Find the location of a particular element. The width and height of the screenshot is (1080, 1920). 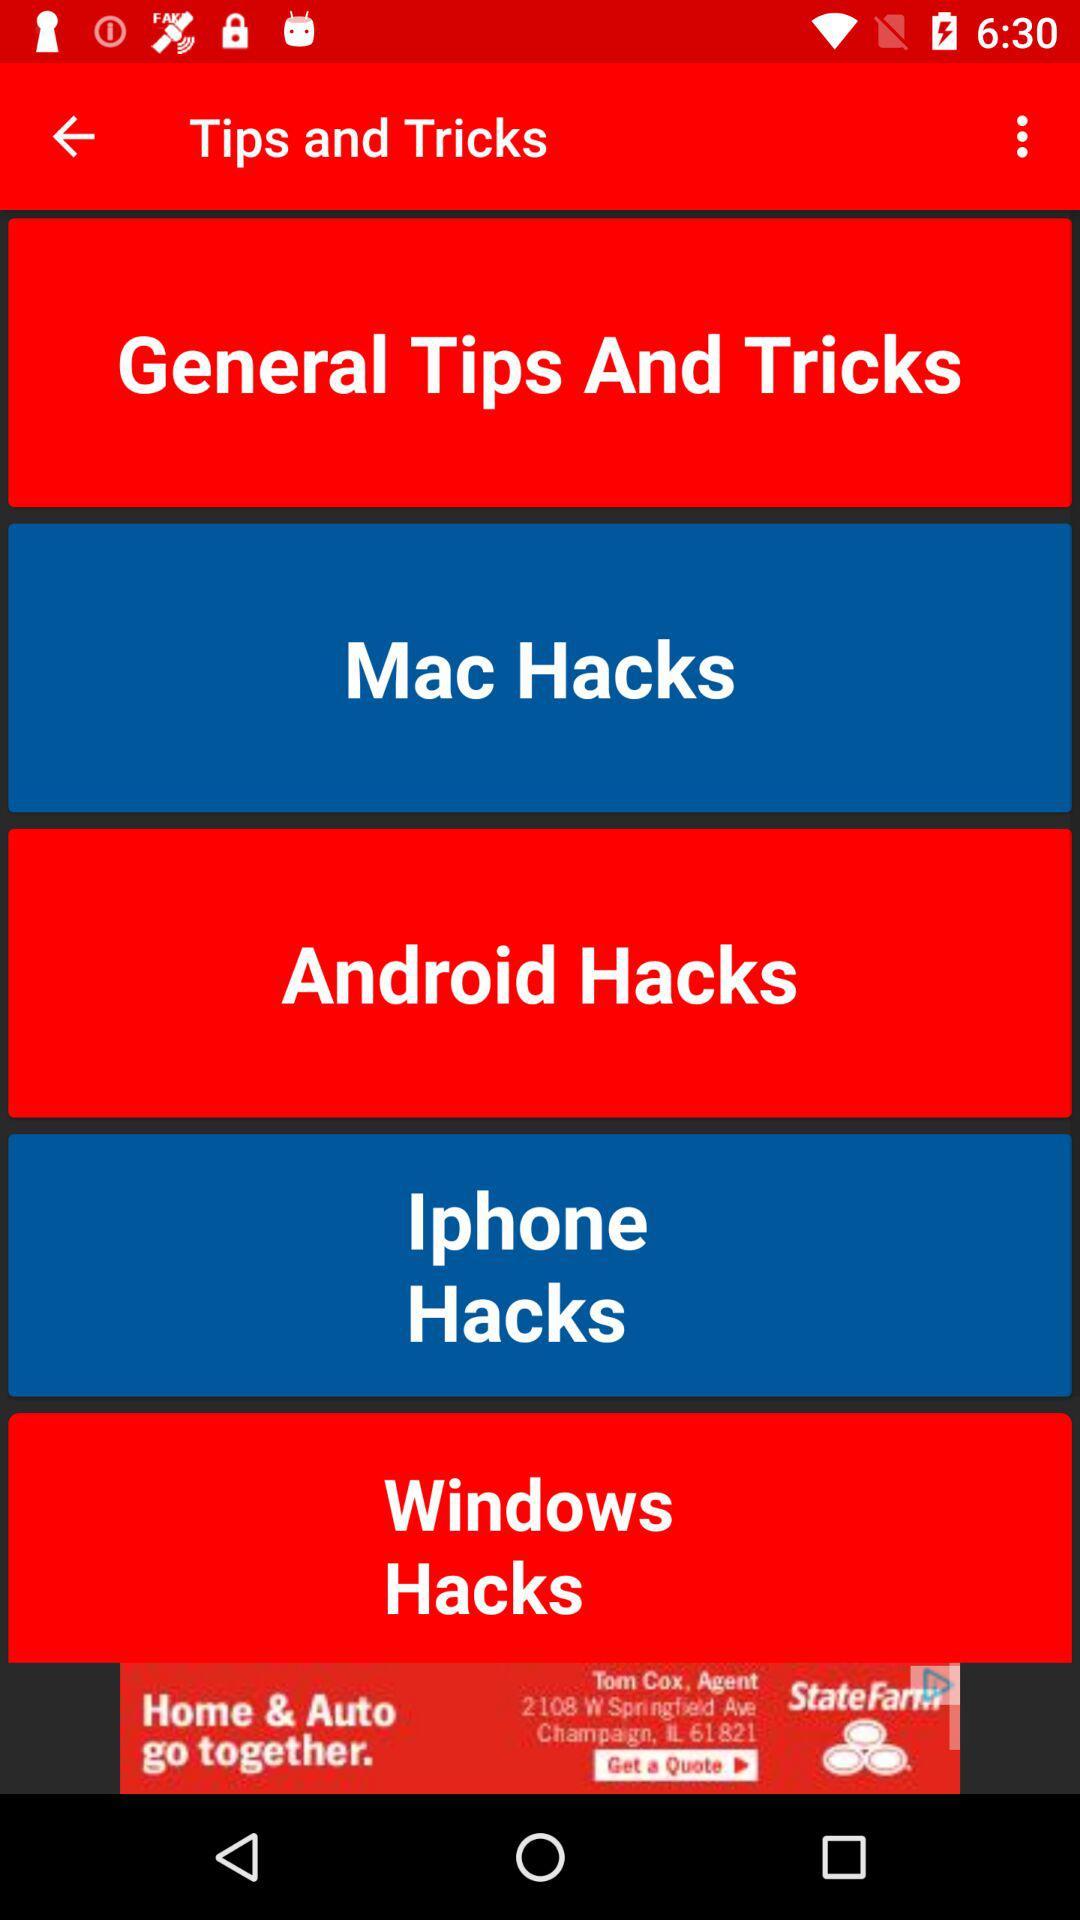

advertisement banner is located at coordinates (540, 1727).